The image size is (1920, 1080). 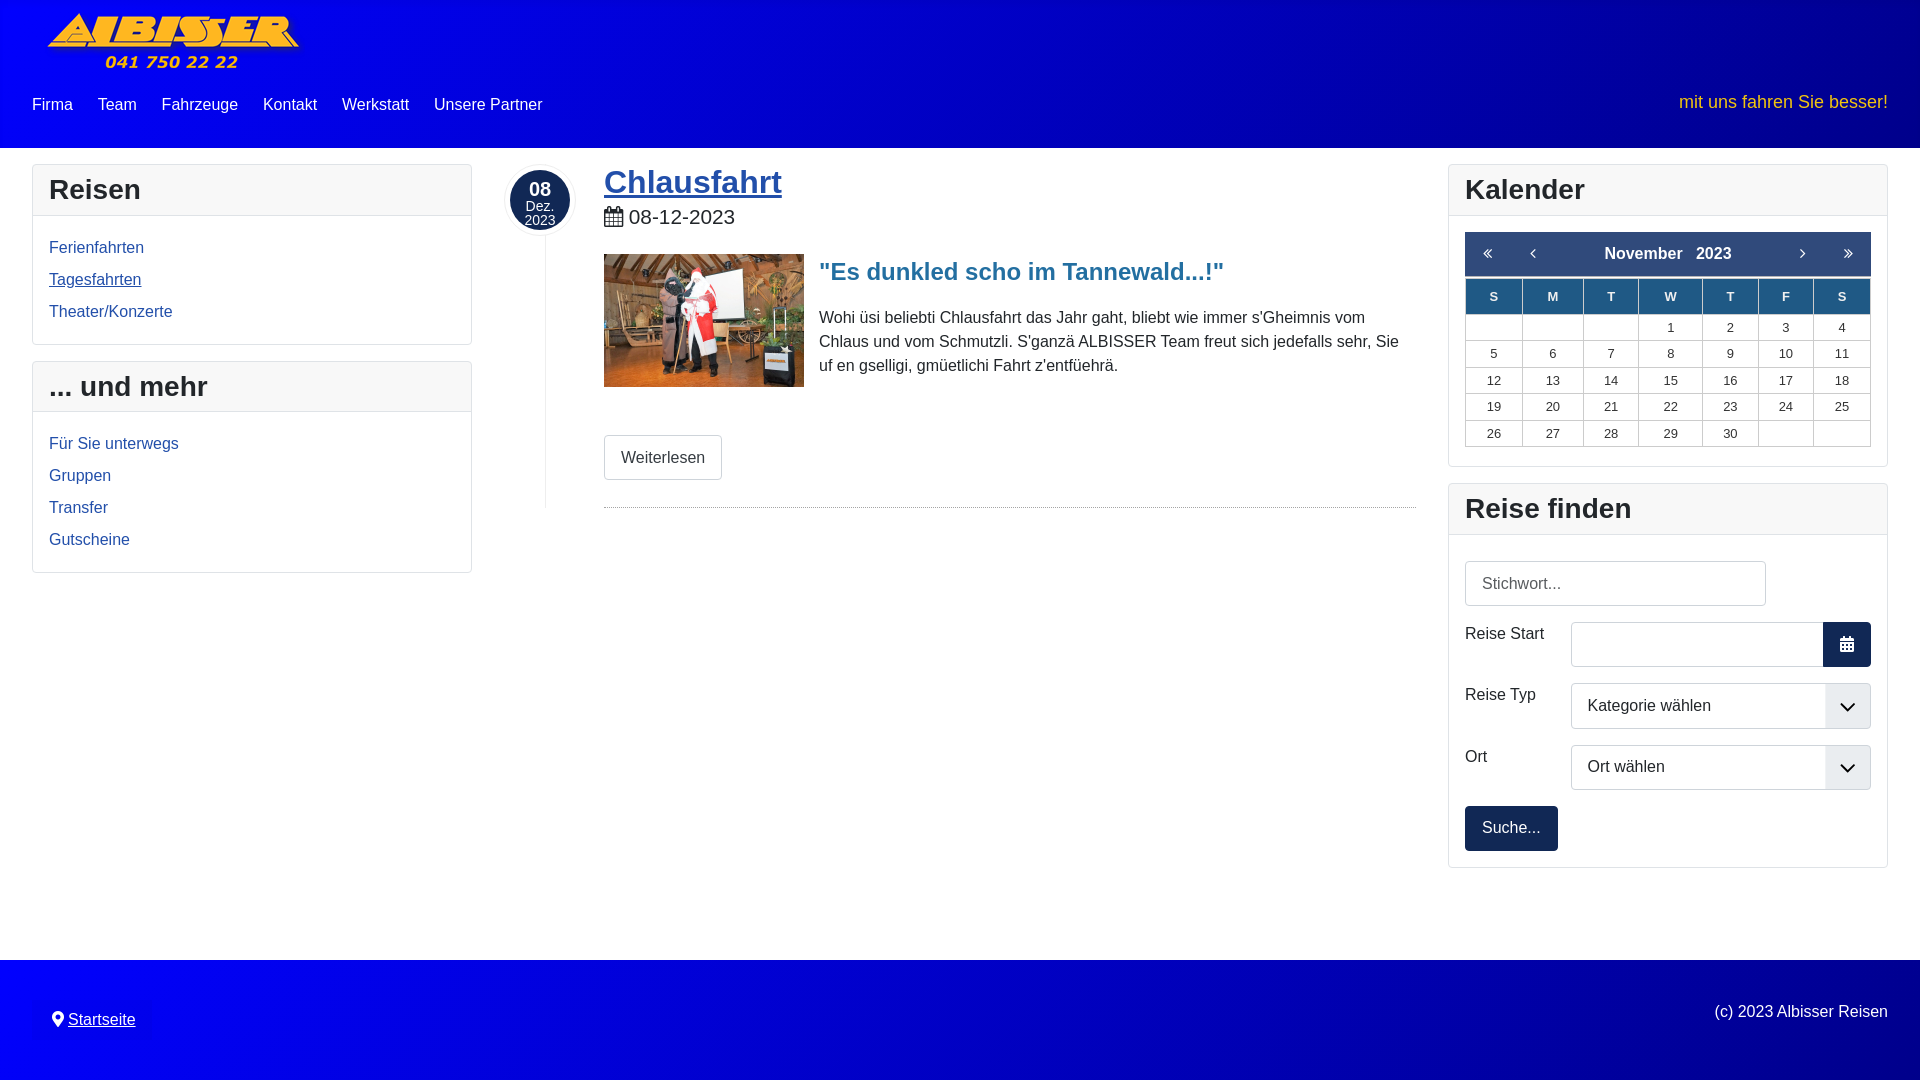 I want to click on 'Kontakt', so click(x=288, y=104).